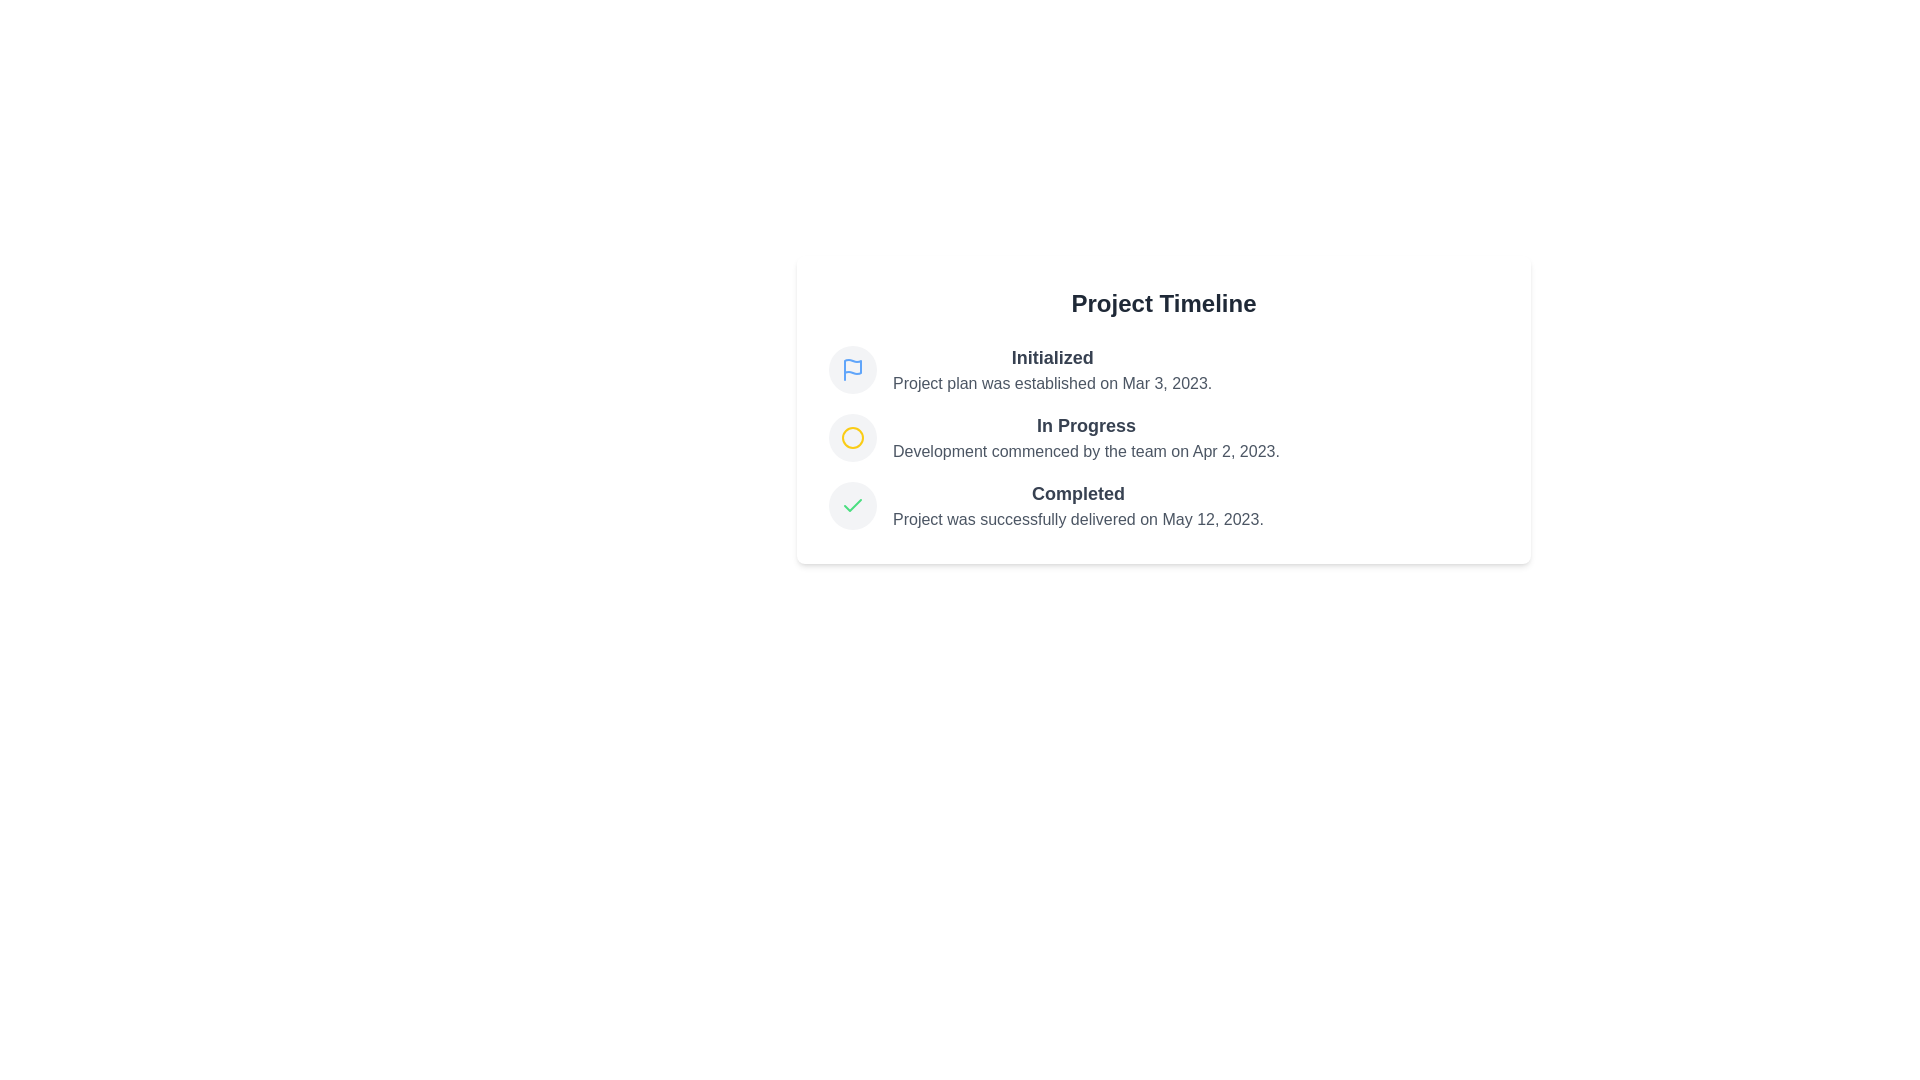 The width and height of the screenshot is (1920, 1080). What do you see at coordinates (1163, 370) in the screenshot?
I see `the List item that indicates the initialization phase of the project timeline, which is positioned at the top of the vertical list under 'Project Timeline'` at bounding box center [1163, 370].